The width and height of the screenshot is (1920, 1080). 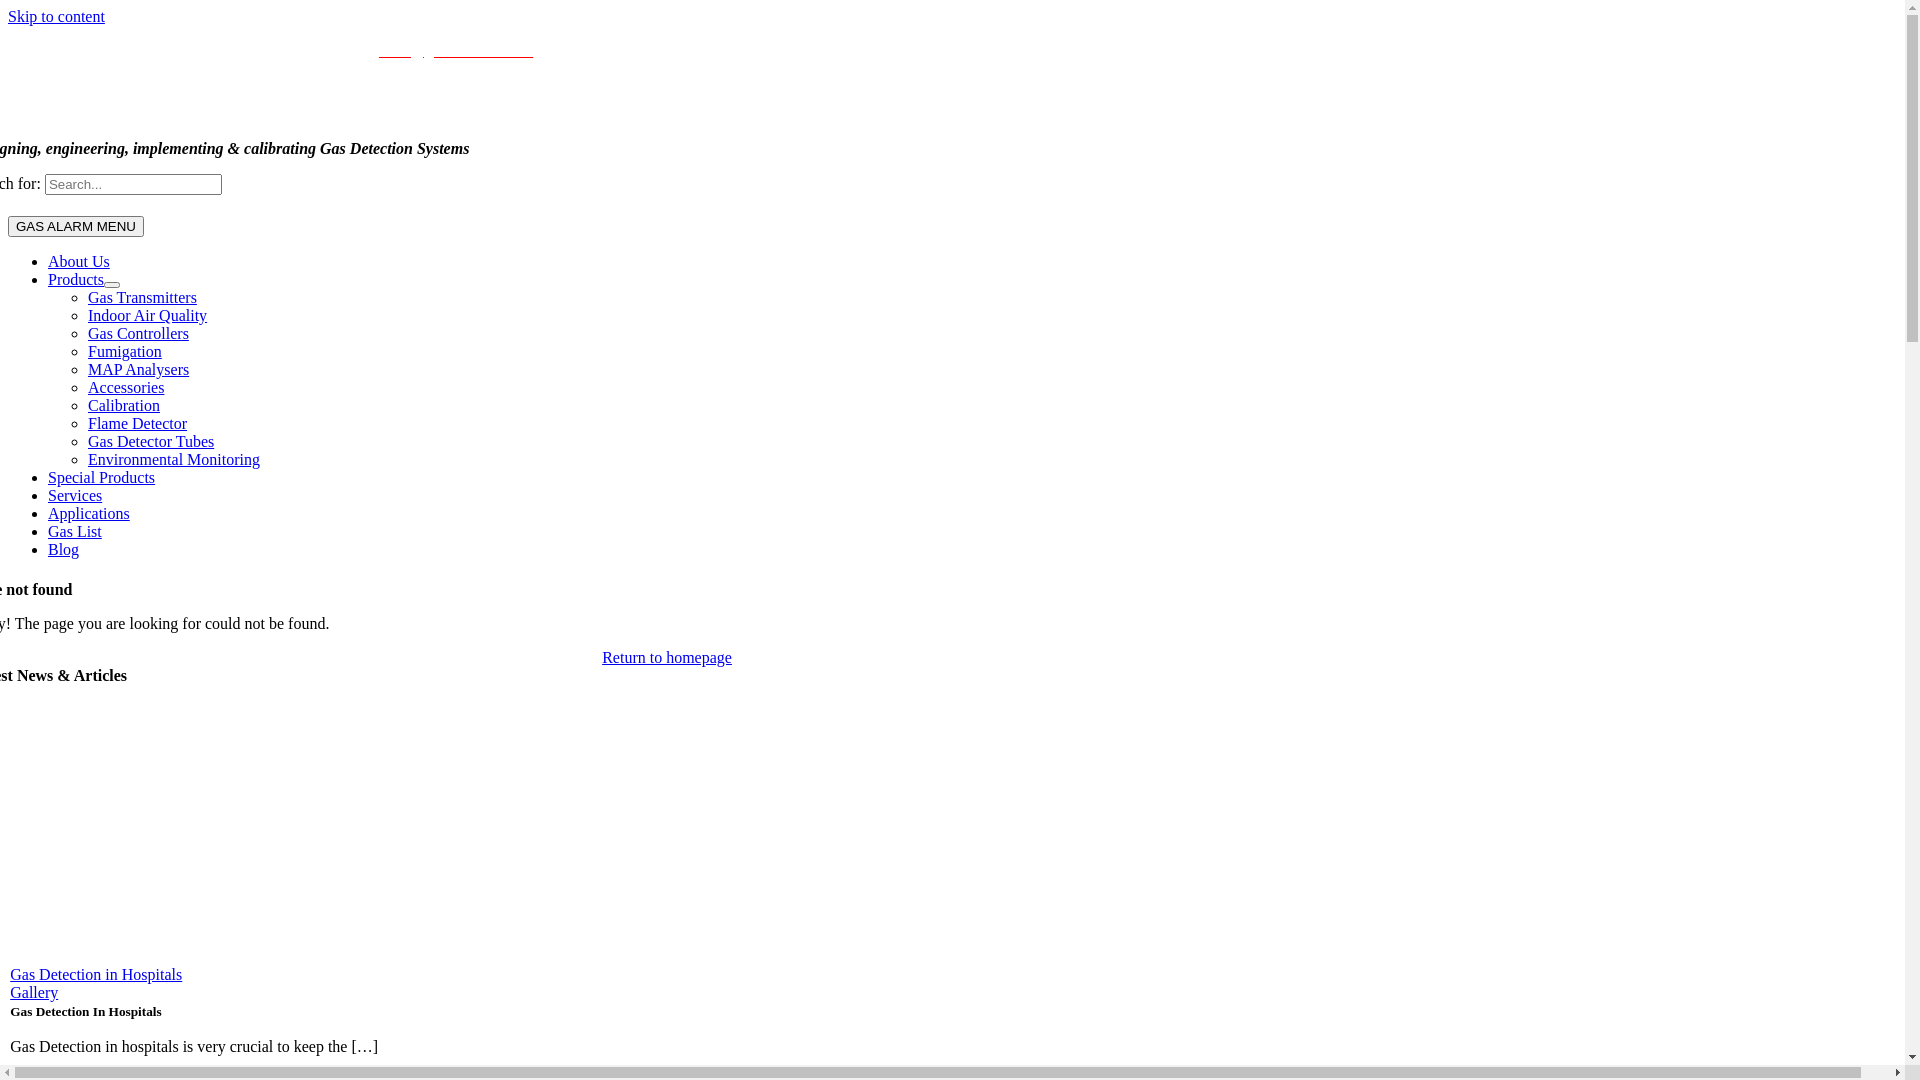 I want to click on 'Indoor Air Quality', so click(x=146, y=315).